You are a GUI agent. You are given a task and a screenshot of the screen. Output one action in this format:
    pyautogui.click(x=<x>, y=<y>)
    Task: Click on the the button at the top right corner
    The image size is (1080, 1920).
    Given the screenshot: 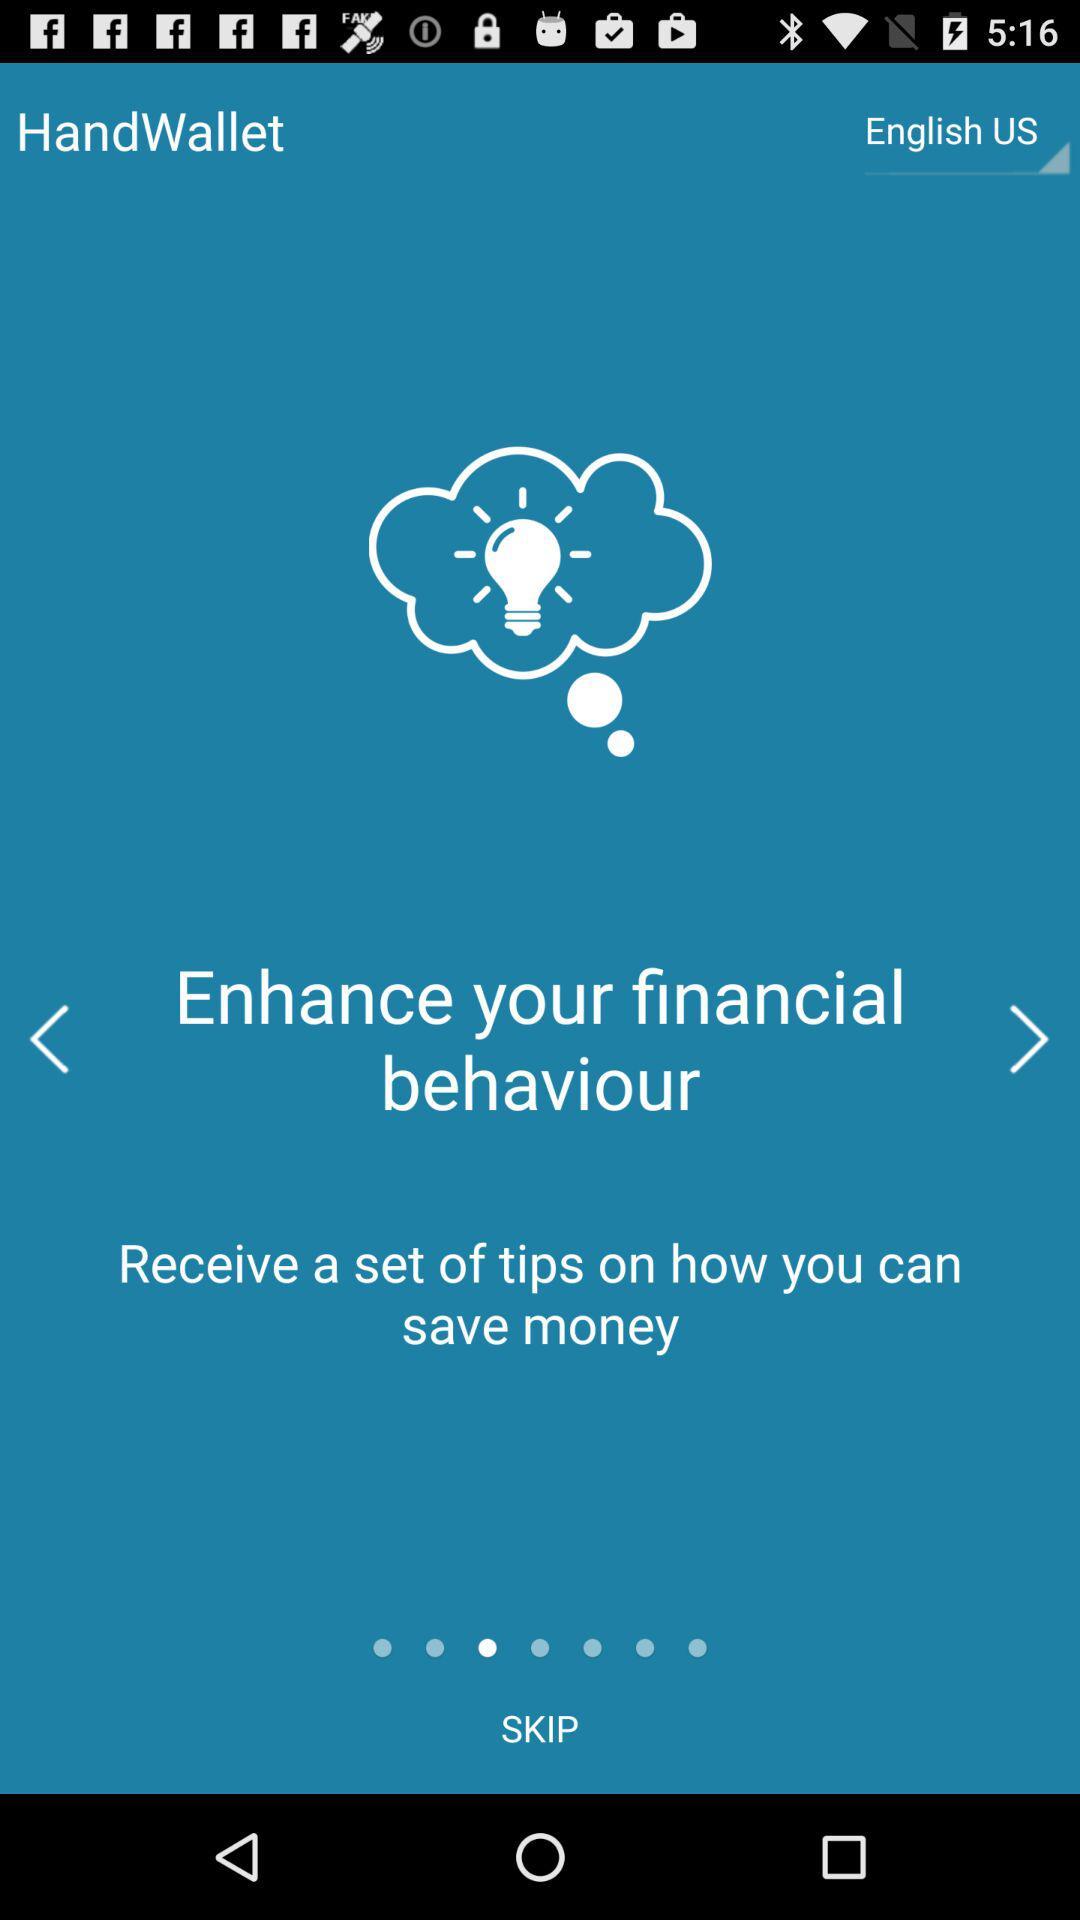 What is the action you would take?
    pyautogui.click(x=966, y=129)
    